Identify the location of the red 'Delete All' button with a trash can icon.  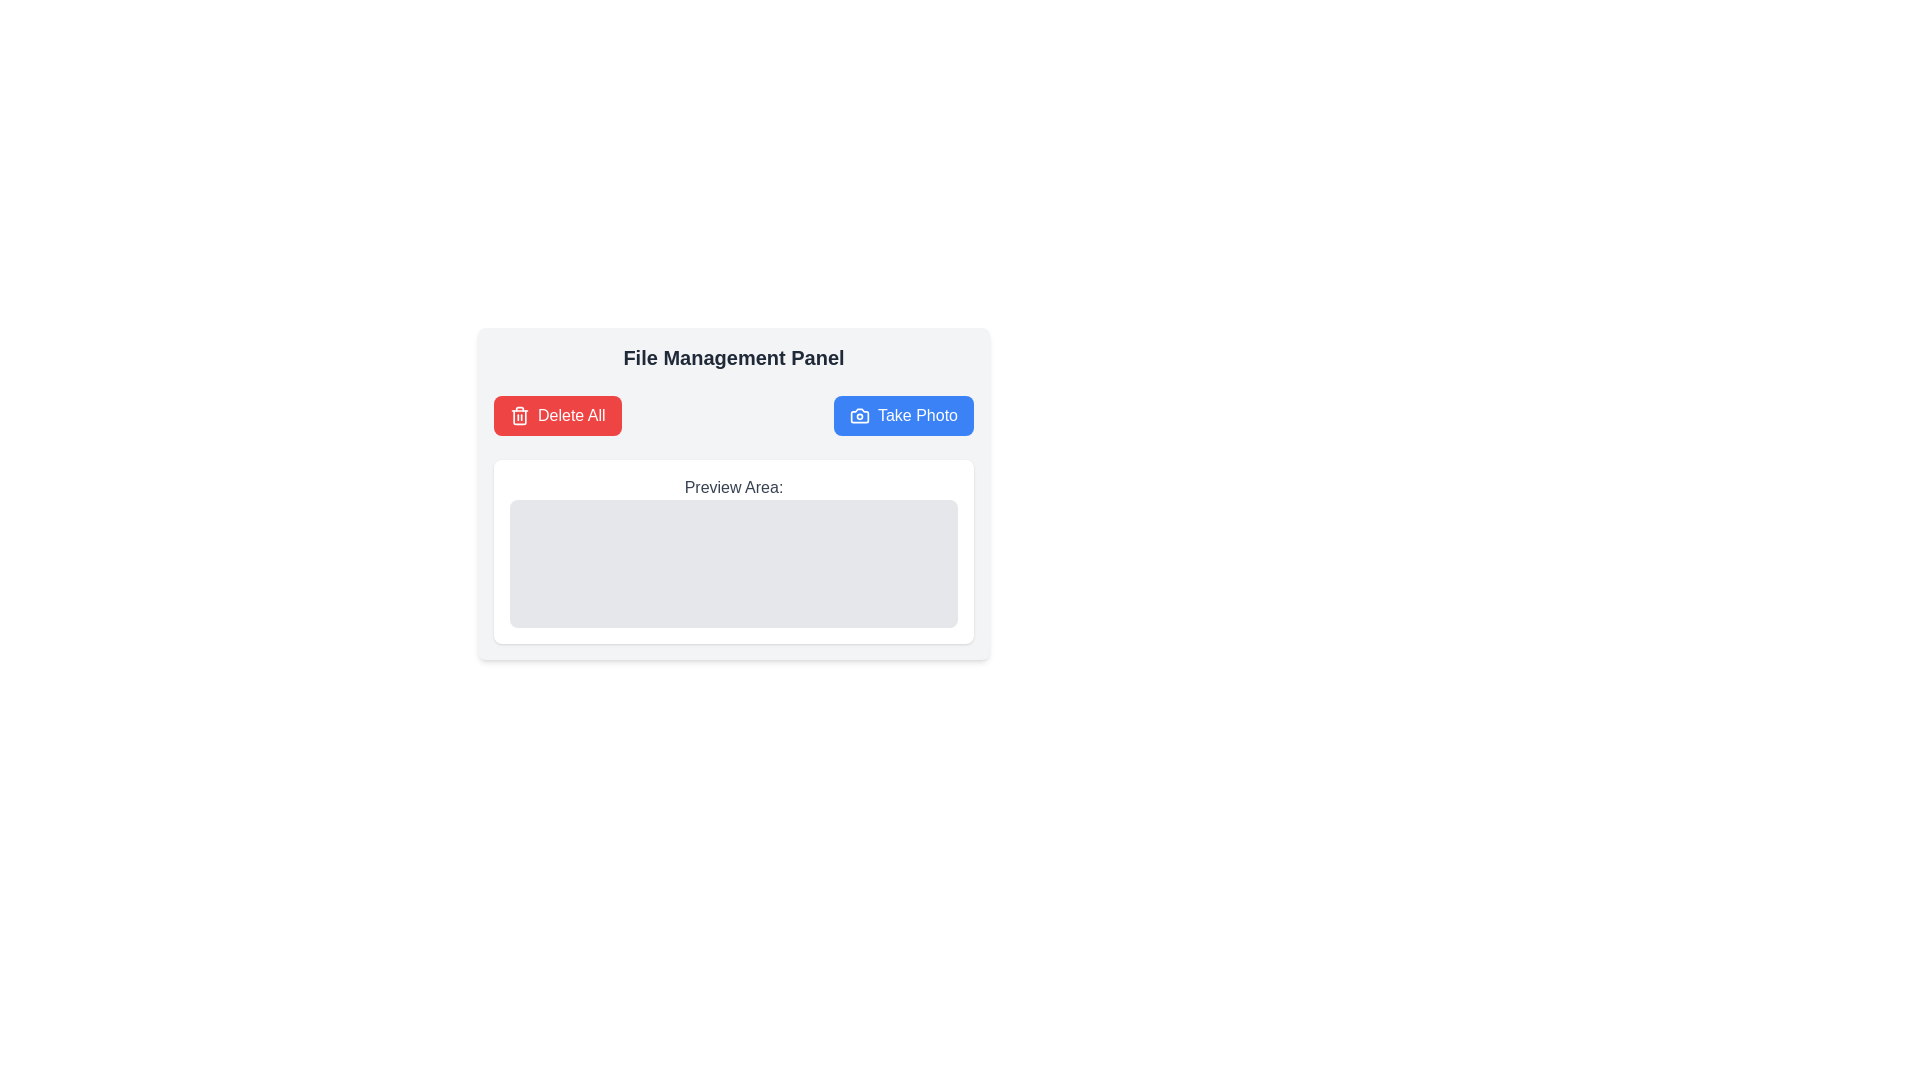
(557, 415).